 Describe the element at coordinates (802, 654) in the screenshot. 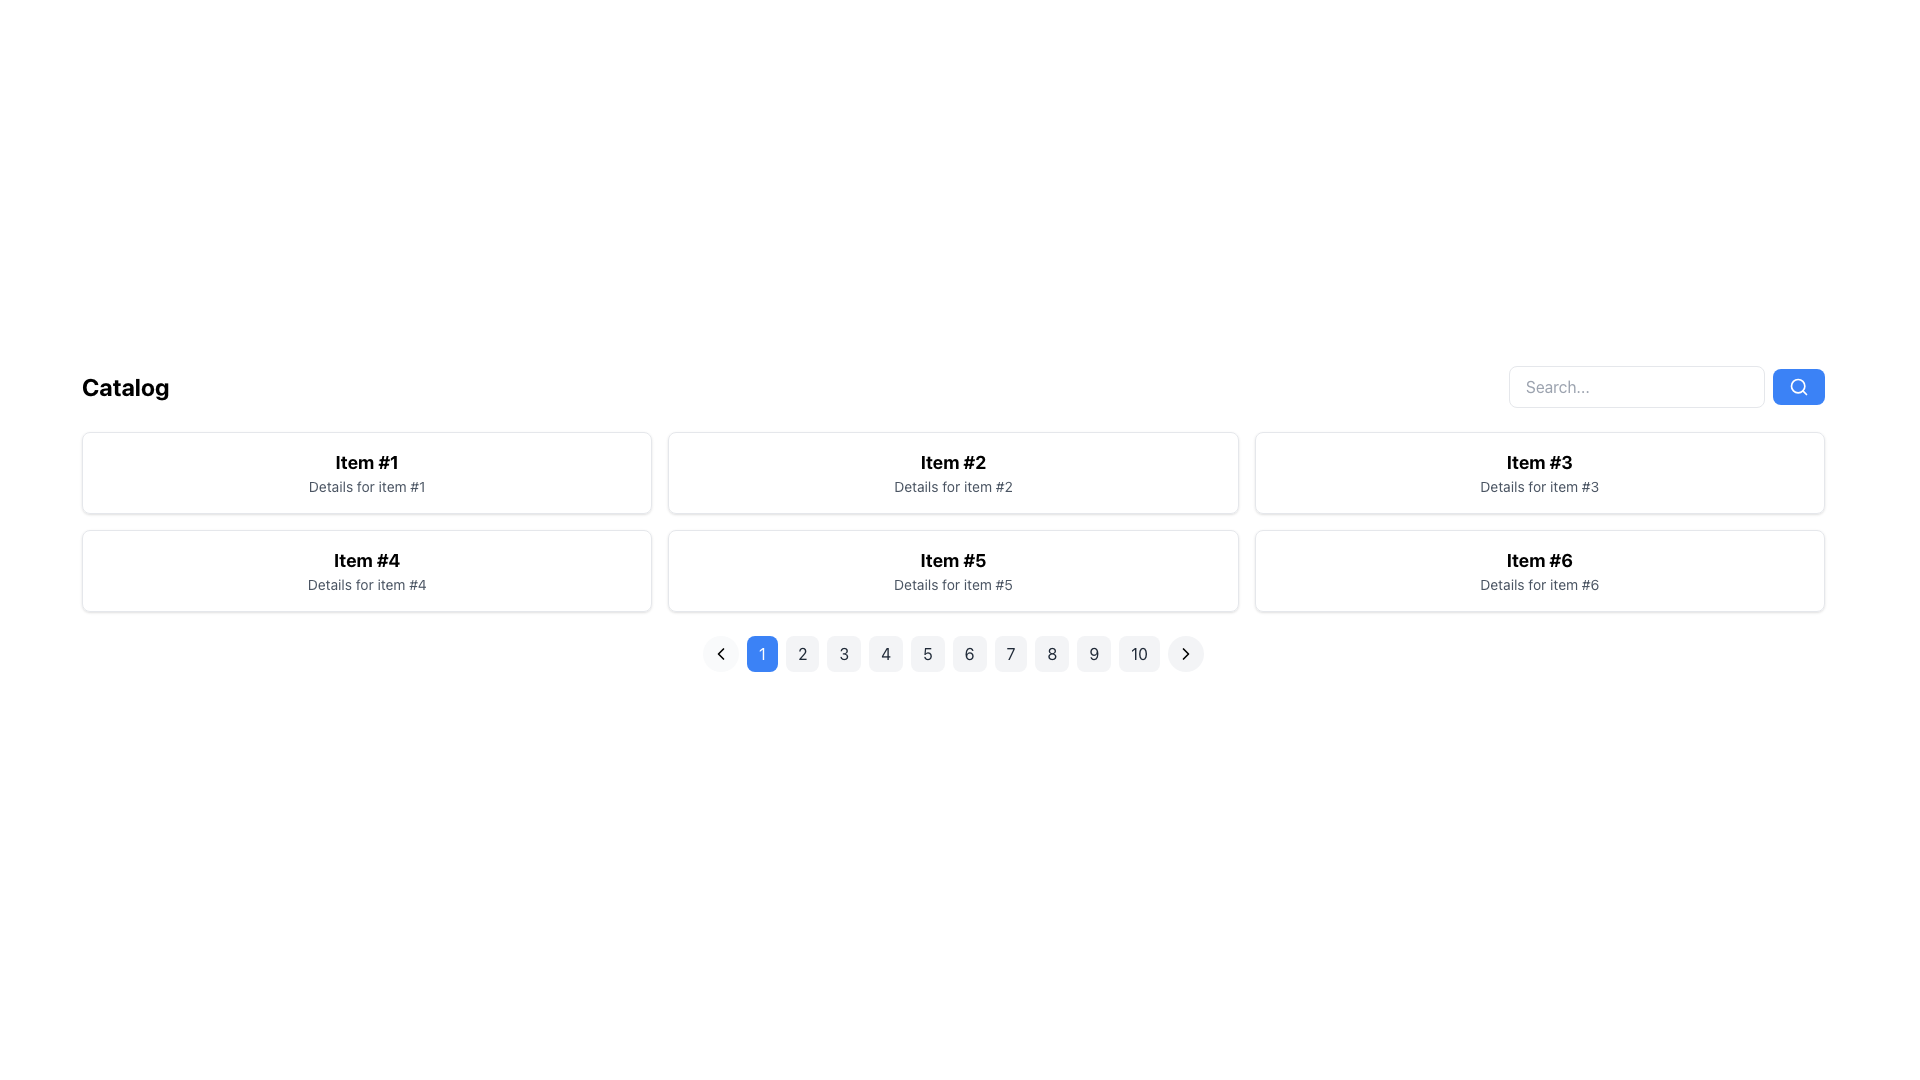

I see `the second button in the pagination section` at that location.